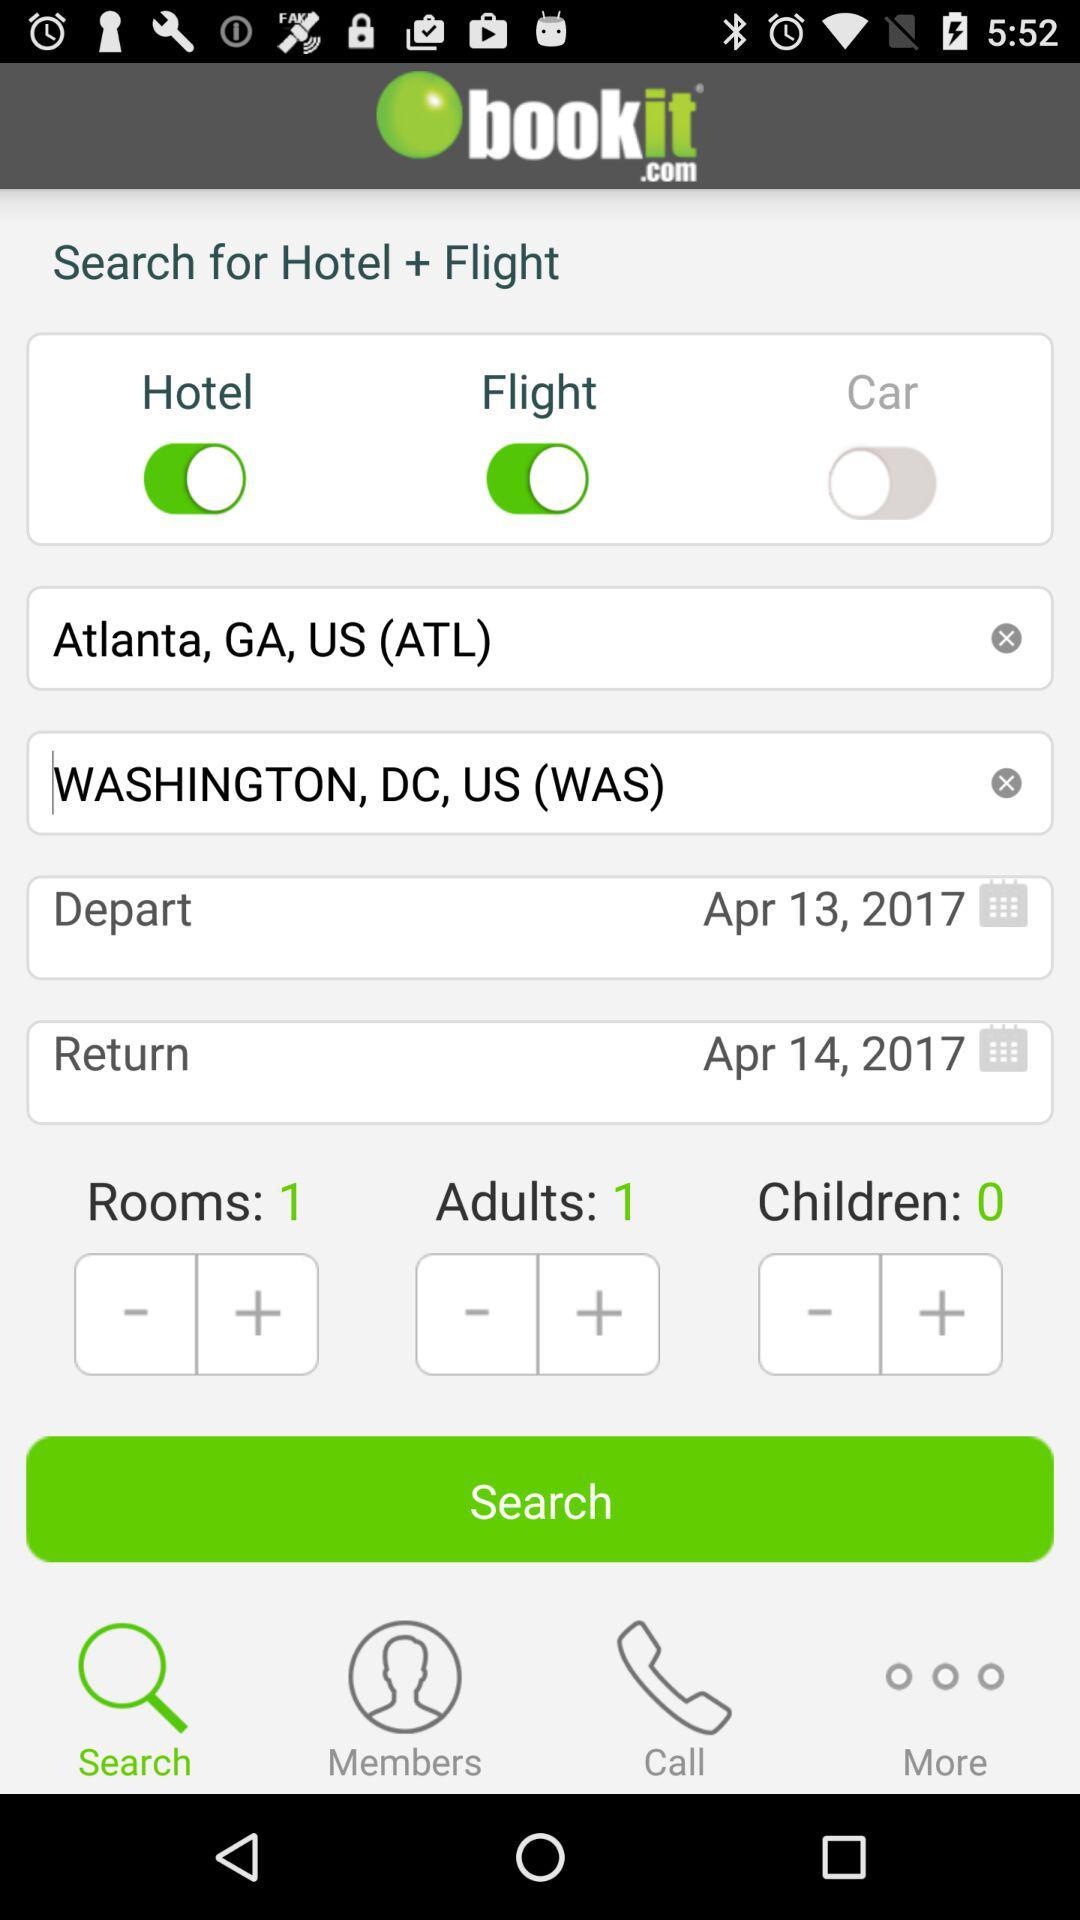  Describe the element at coordinates (819, 1405) in the screenshot. I see `the minus icon` at that location.